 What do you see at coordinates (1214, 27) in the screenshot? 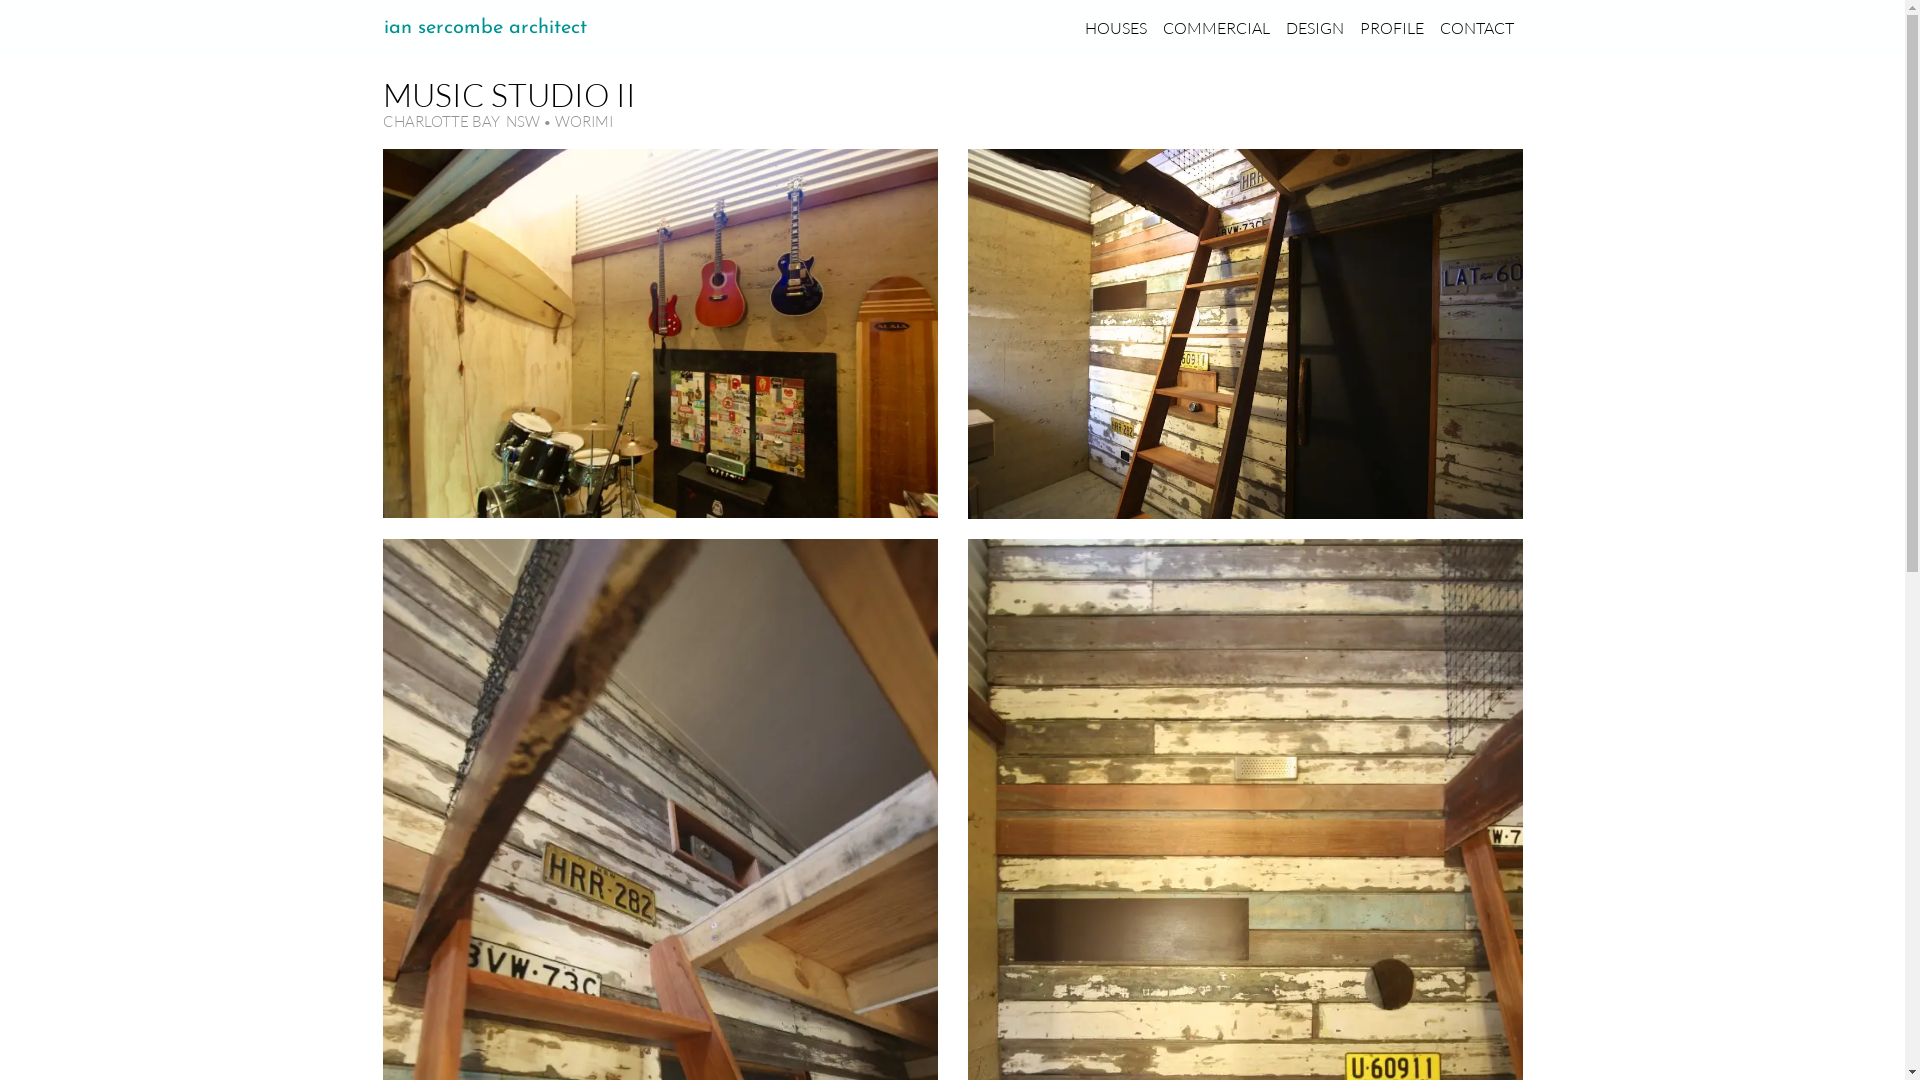
I see `'COMMERCIAL'` at bounding box center [1214, 27].